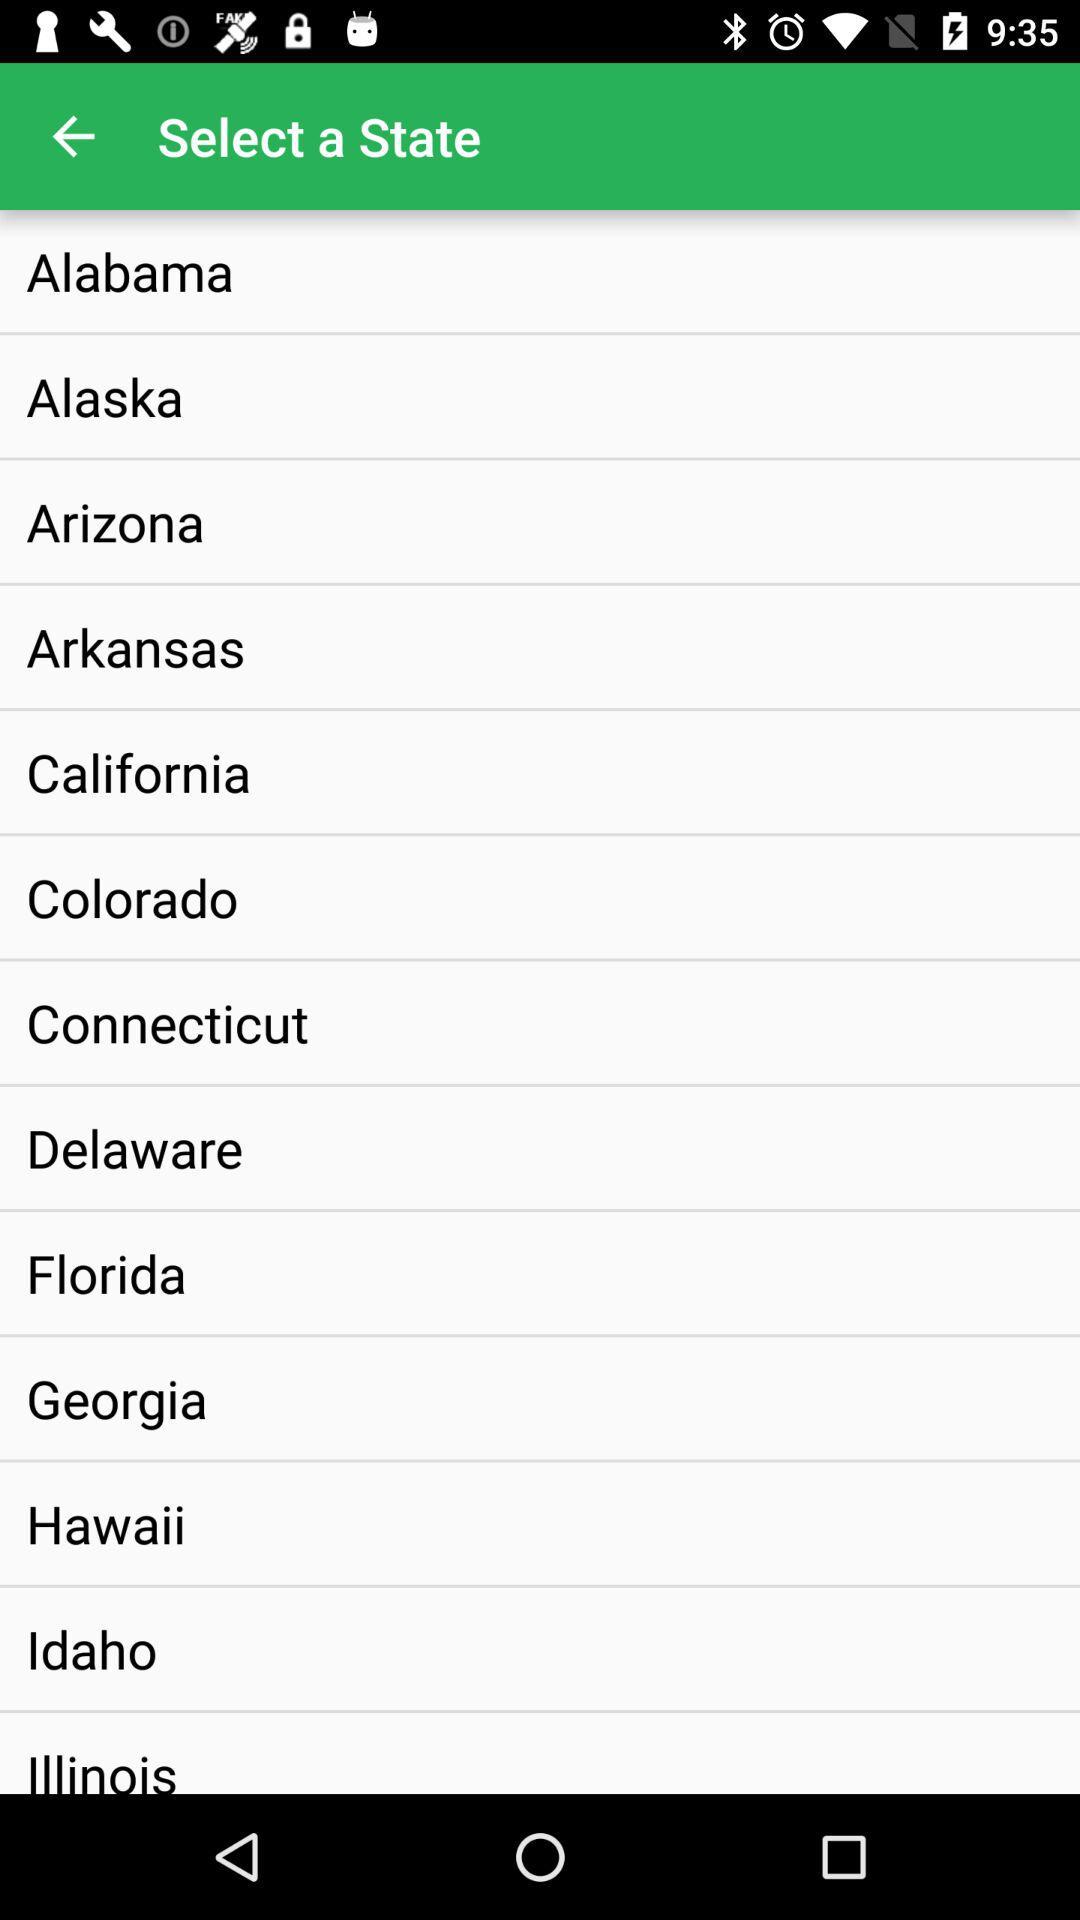 This screenshot has width=1080, height=1920. What do you see at coordinates (101, 1752) in the screenshot?
I see `the item below the idaho` at bounding box center [101, 1752].